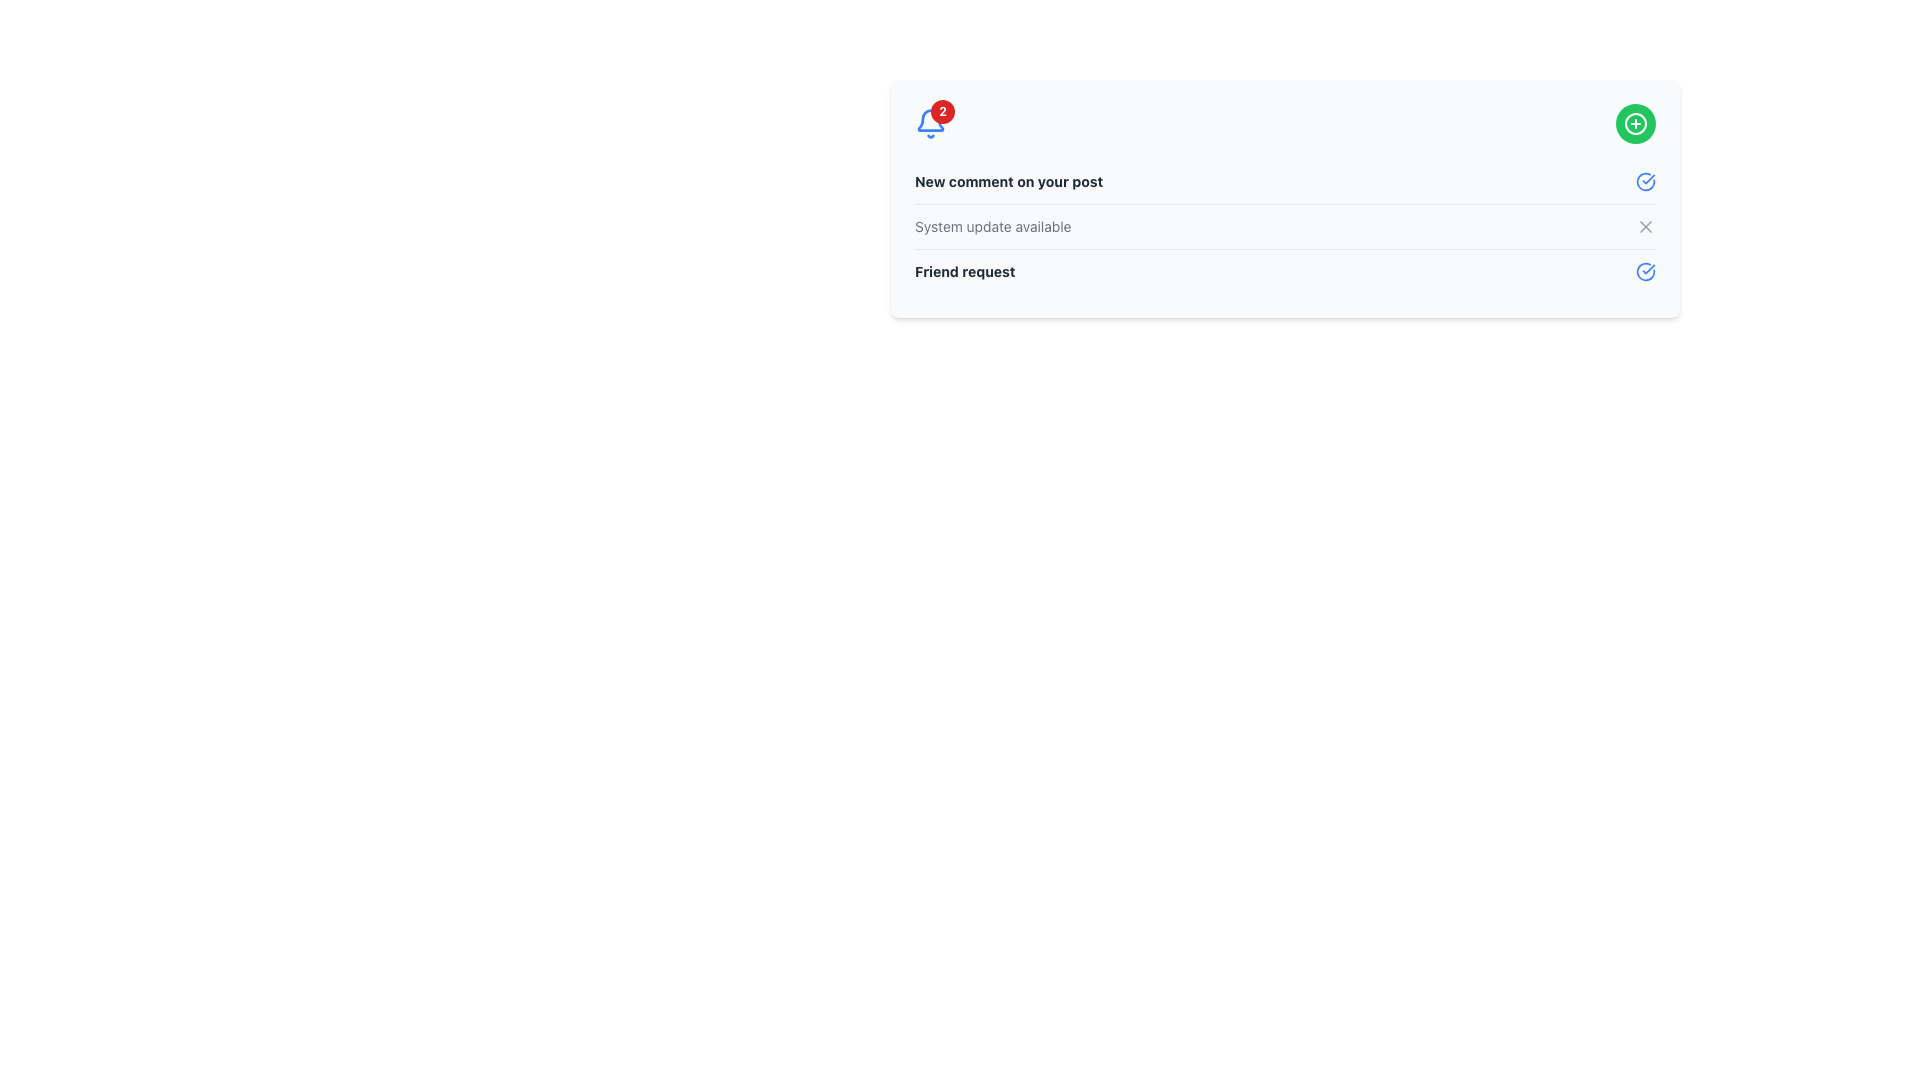  I want to click on the static text element that reads 'System update available' in gray, located in the second row of the notification panel, so click(993, 226).